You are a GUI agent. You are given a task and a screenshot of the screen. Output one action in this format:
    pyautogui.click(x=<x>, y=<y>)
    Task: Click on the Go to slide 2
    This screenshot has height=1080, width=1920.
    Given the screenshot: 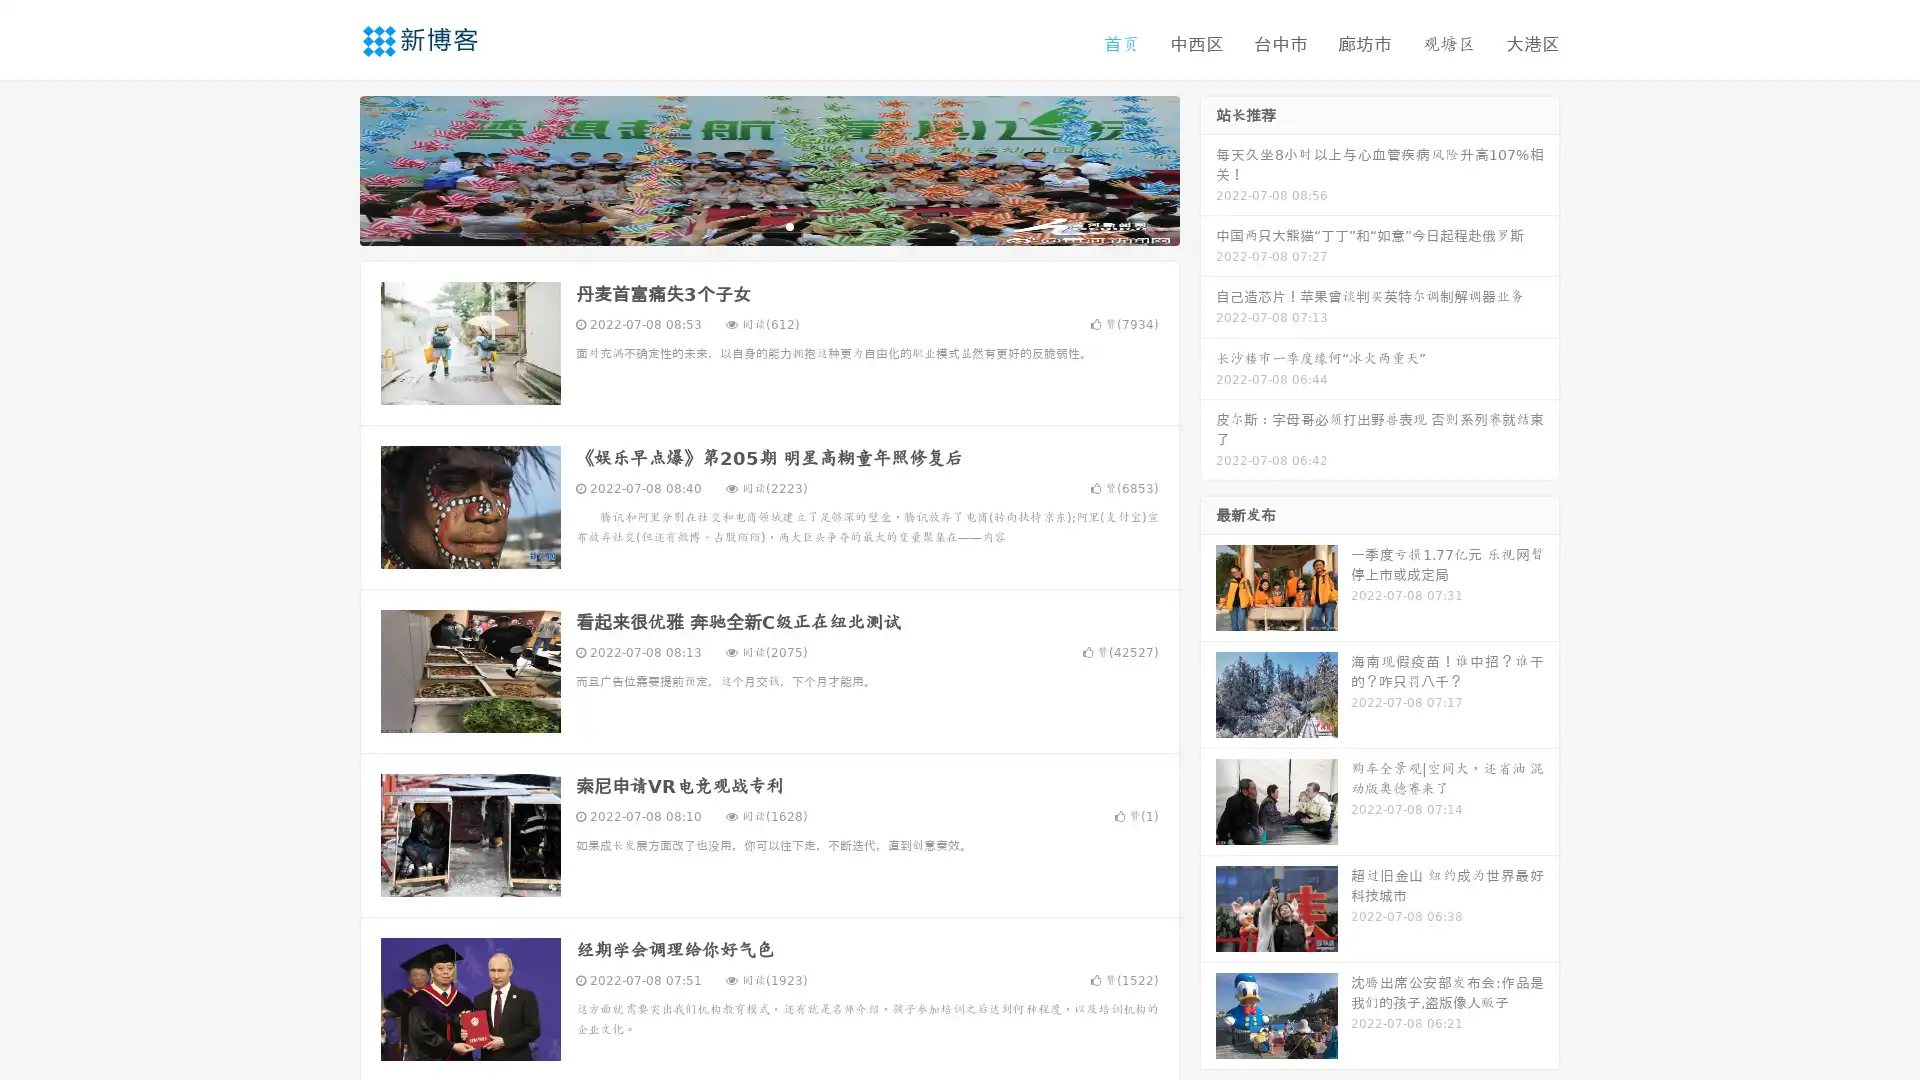 What is the action you would take?
    pyautogui.click(x=768, y=225)
    